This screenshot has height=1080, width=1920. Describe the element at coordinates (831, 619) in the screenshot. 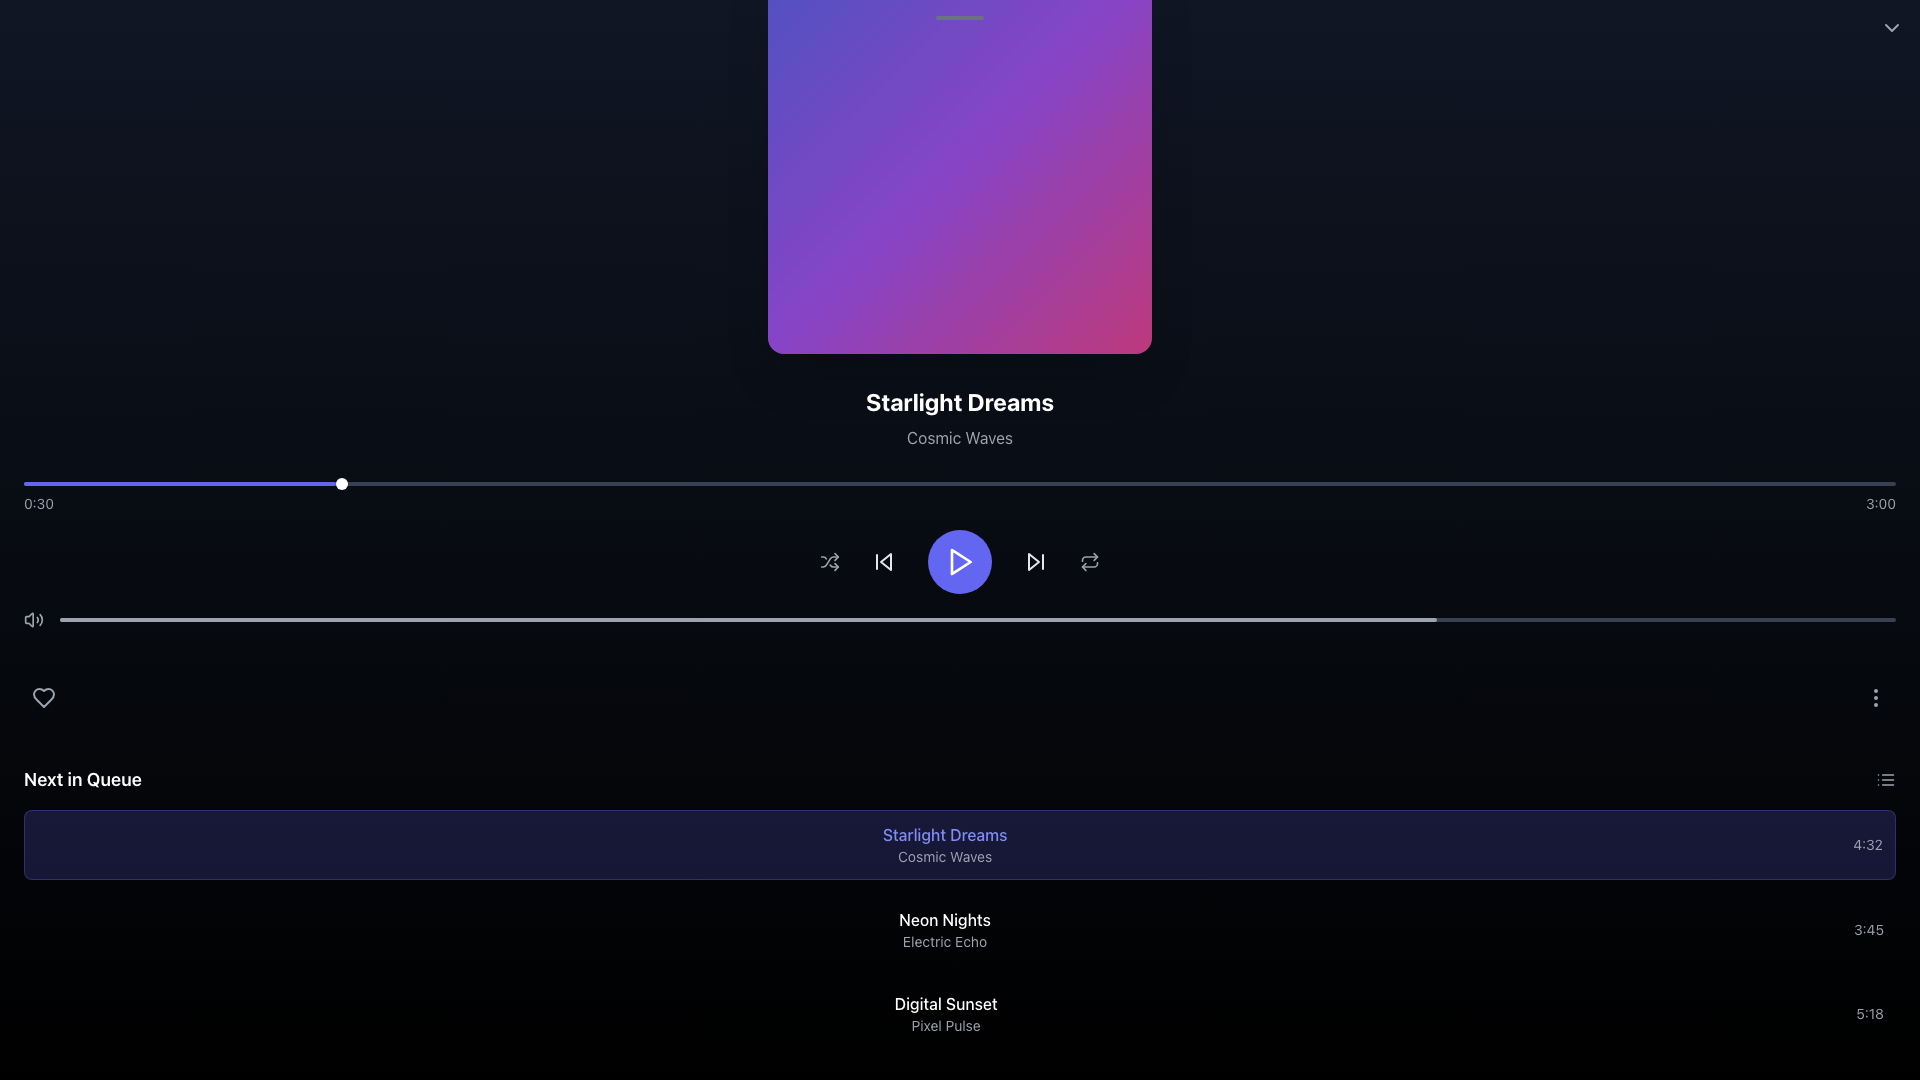

I see `the playback progress` at that location.